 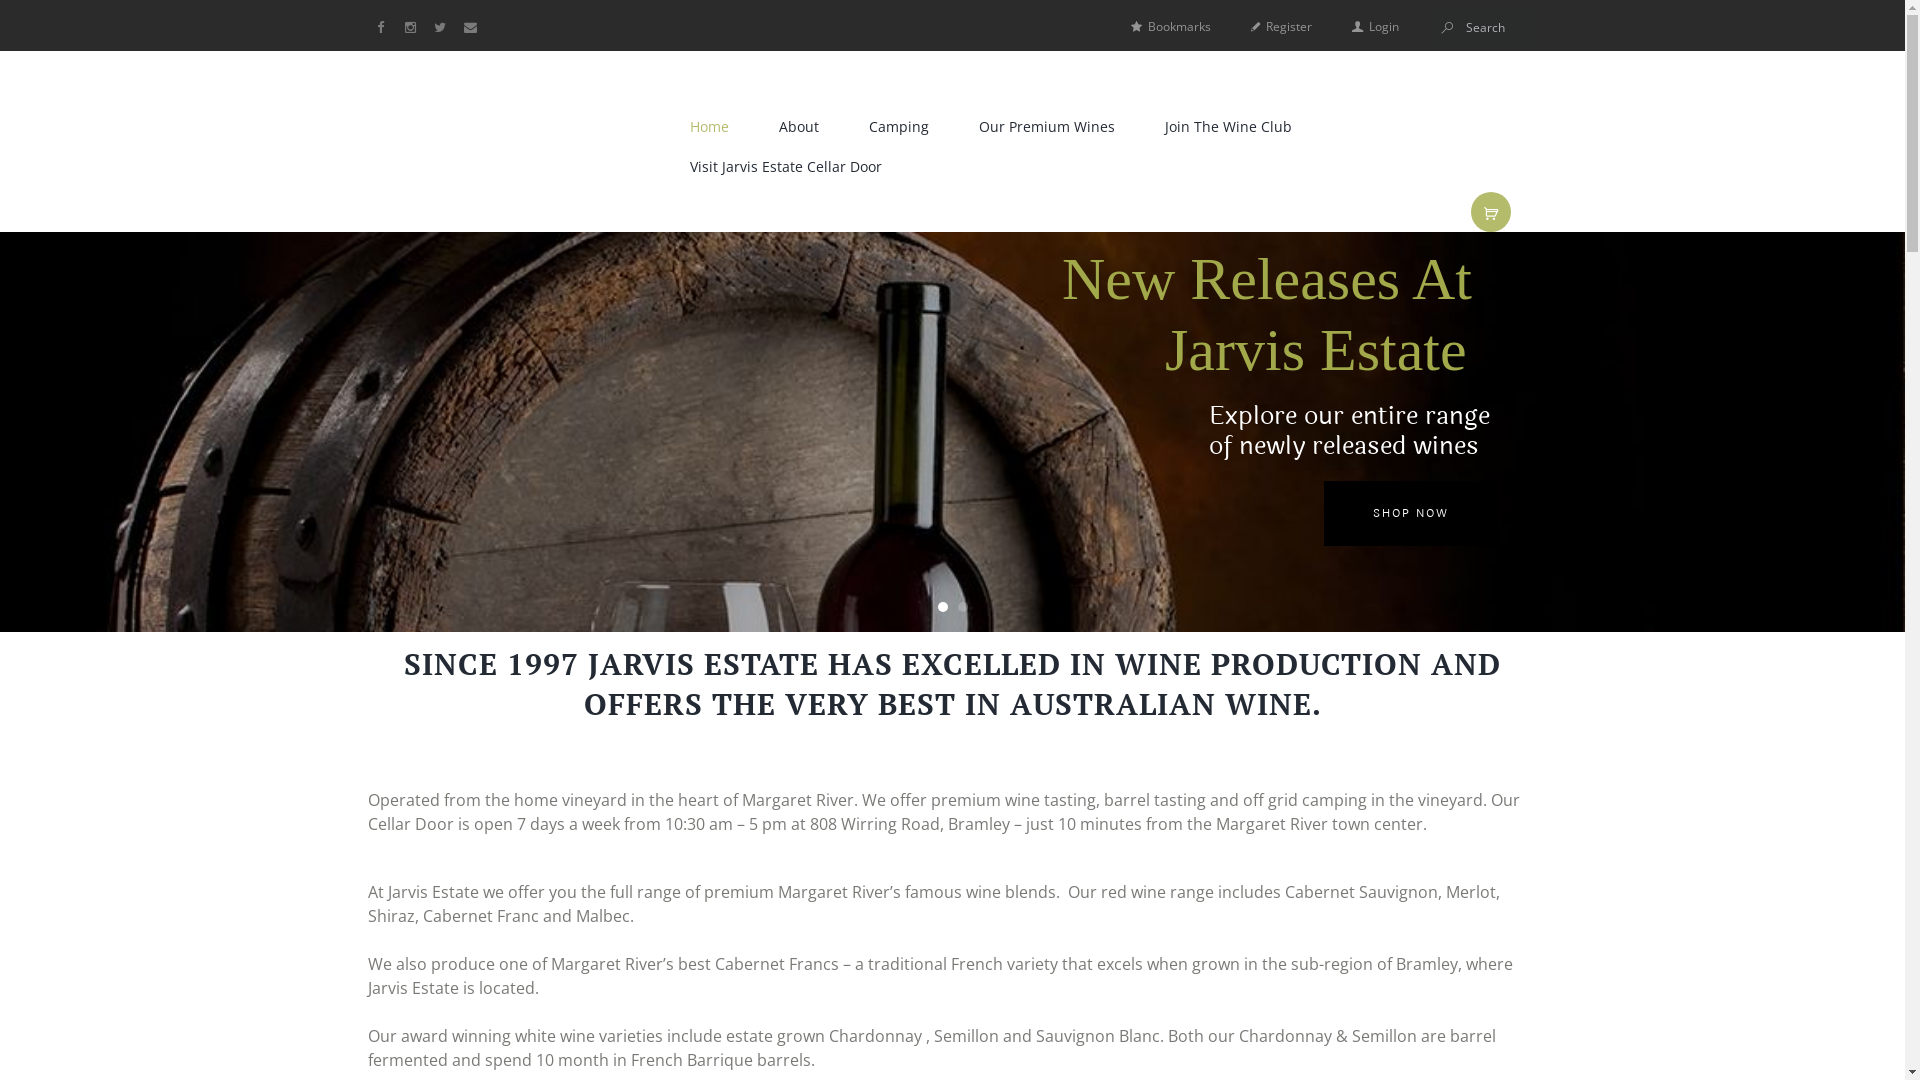 What do you see at coordinates (796, 125) in the screenshot?
I see `'About'` at bounding box center [796, 125].